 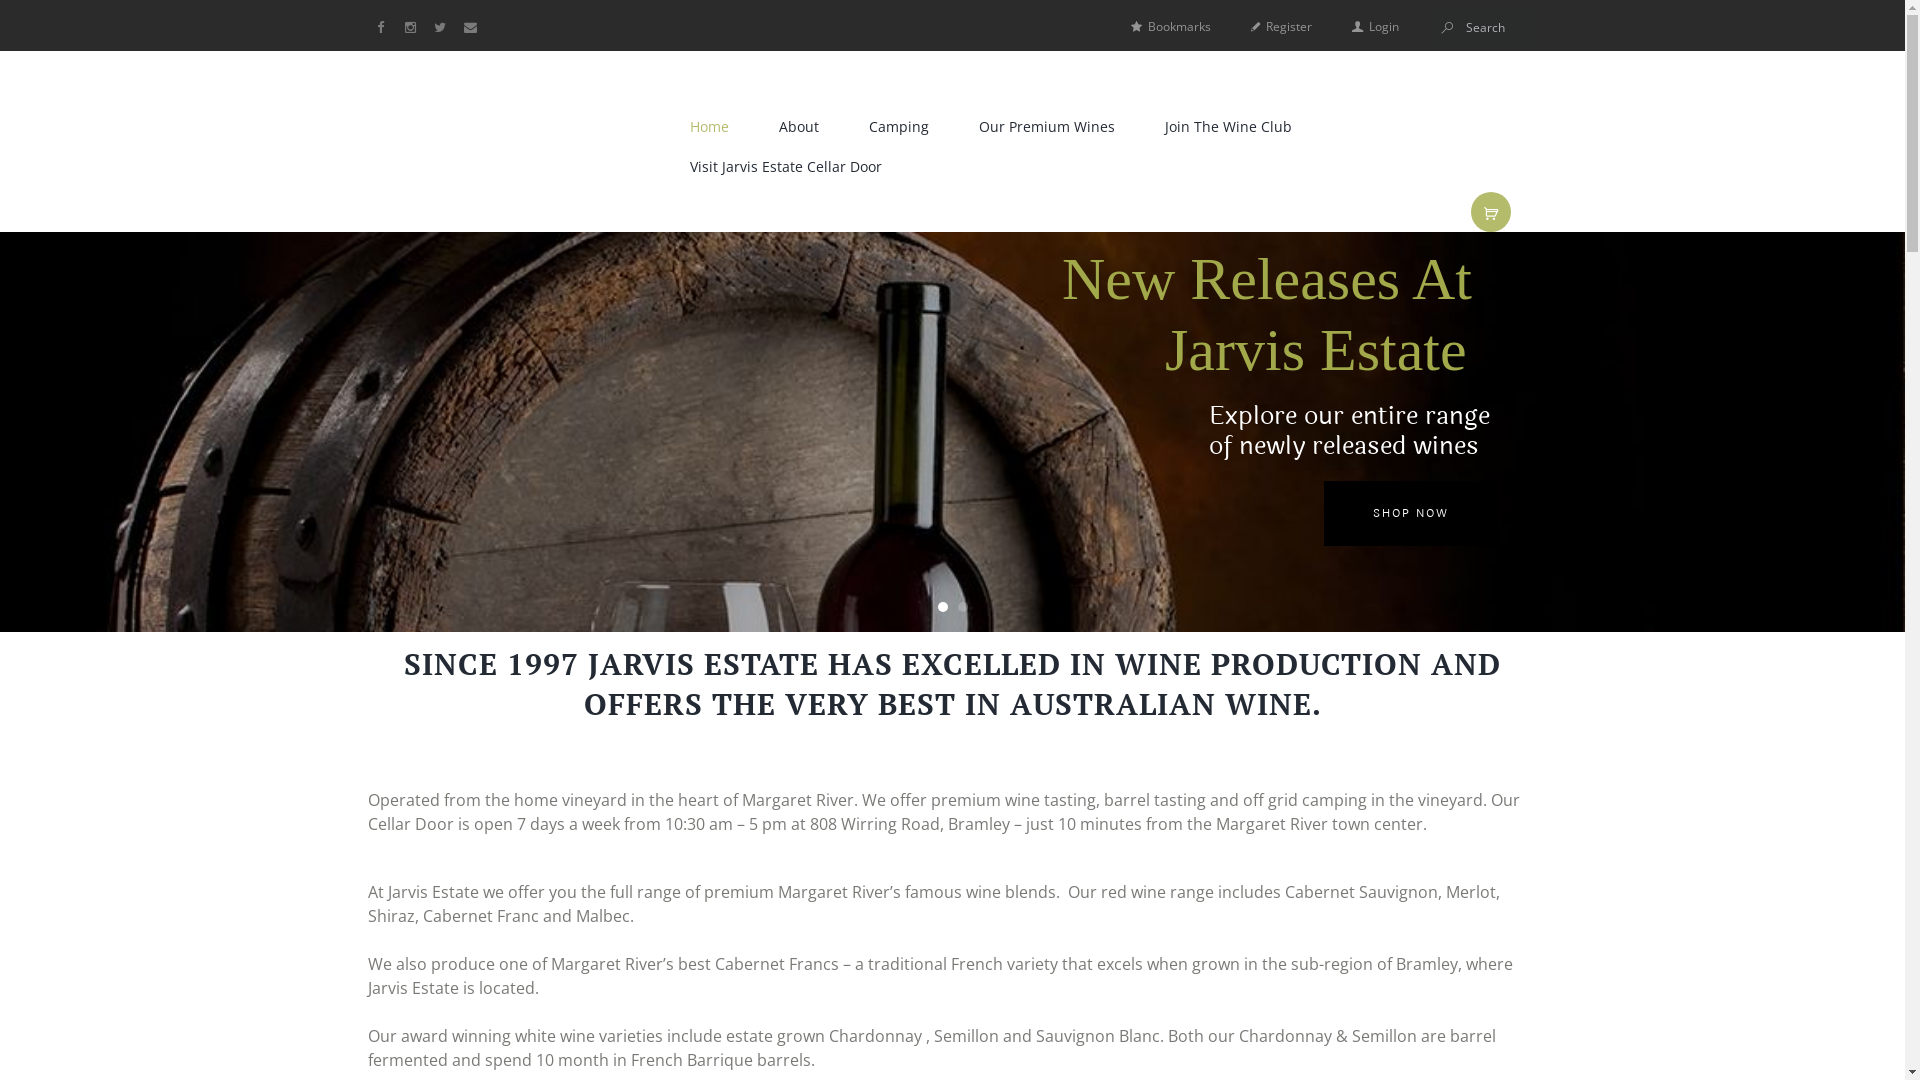 What do you see at coordinates (796, 125) in the screenshot?
I see `'About'` at bounding box center [796, 125].